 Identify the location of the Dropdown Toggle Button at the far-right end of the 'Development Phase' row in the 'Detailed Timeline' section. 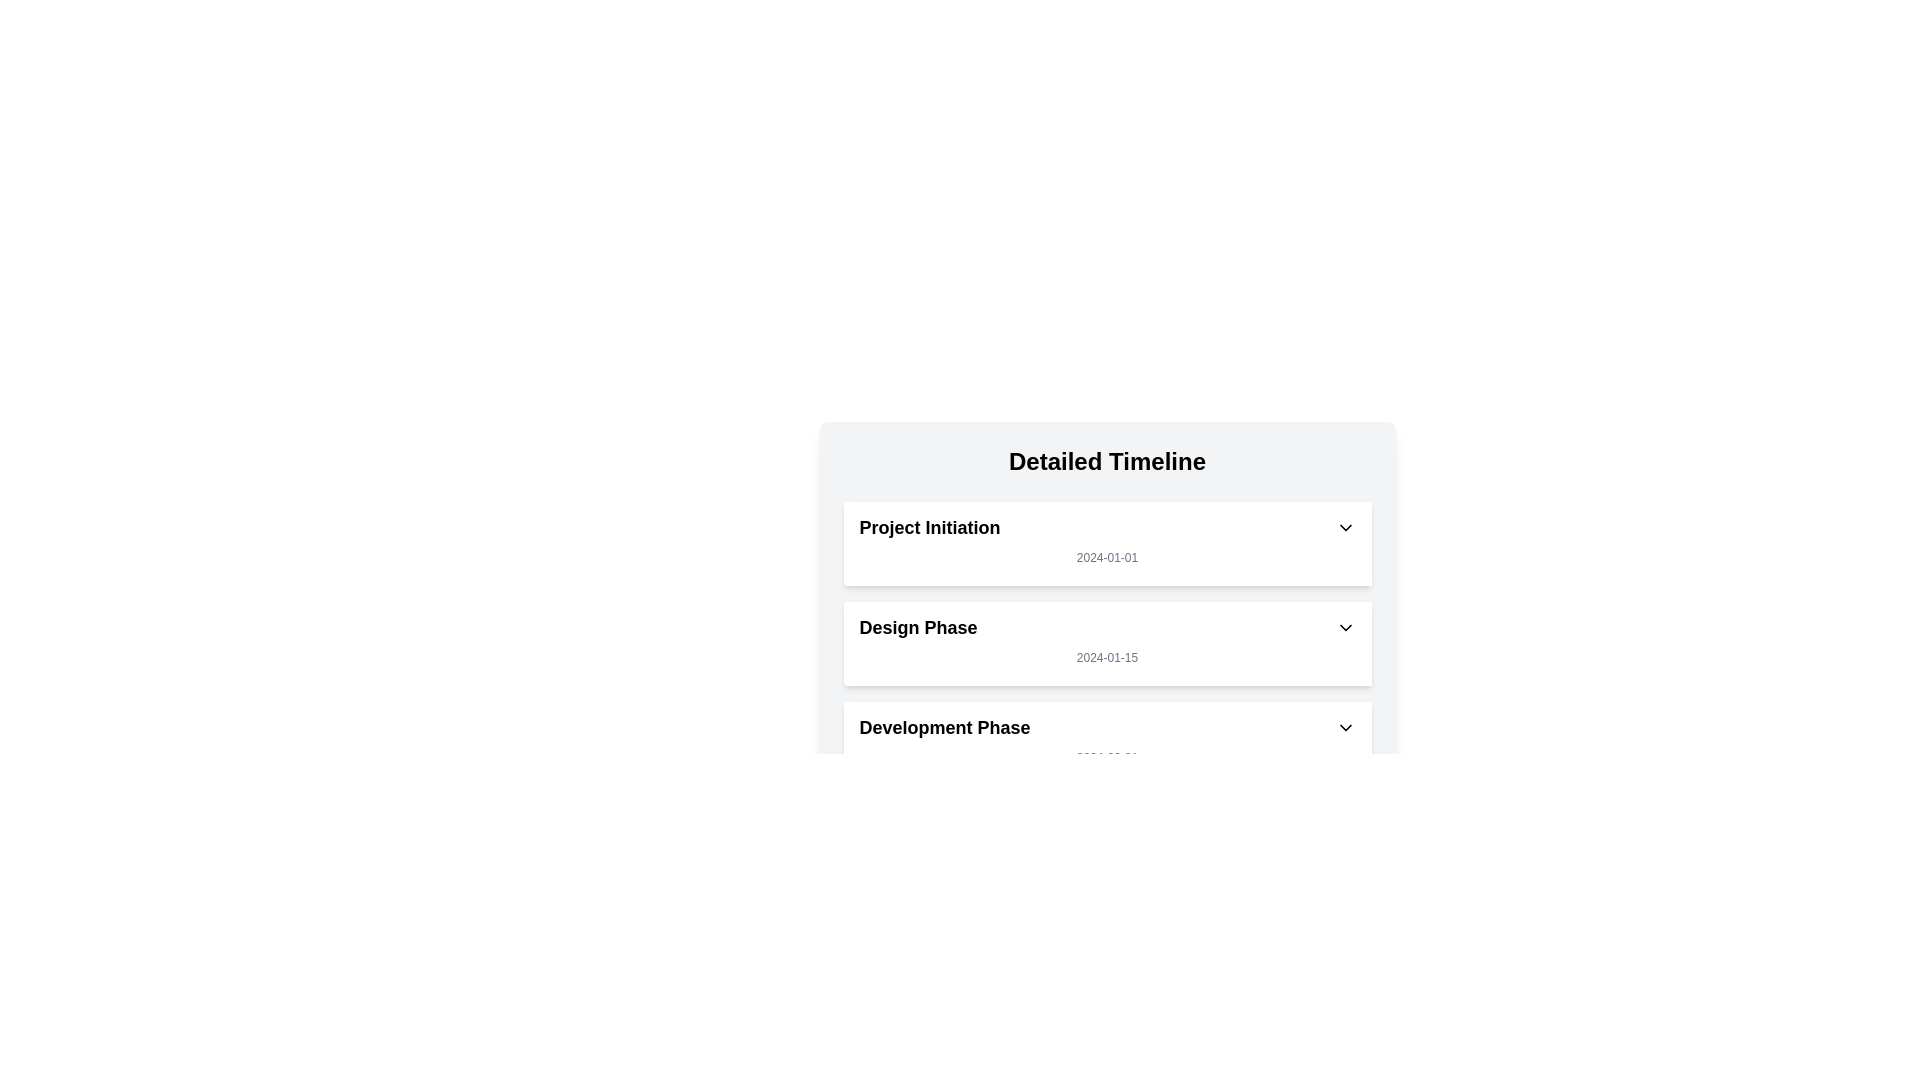
(1345, 728).